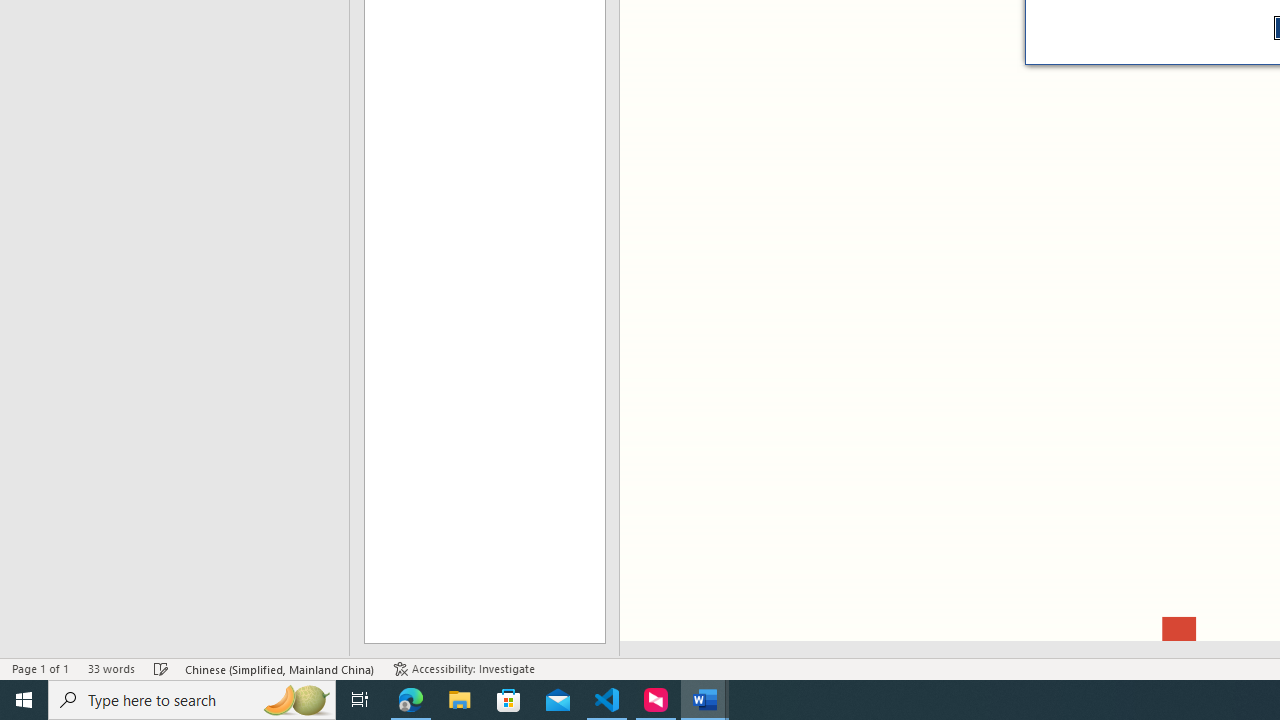 The width and height of the screenshot is (1280, 720). I want to click on 'Task View', so click(359, 698).